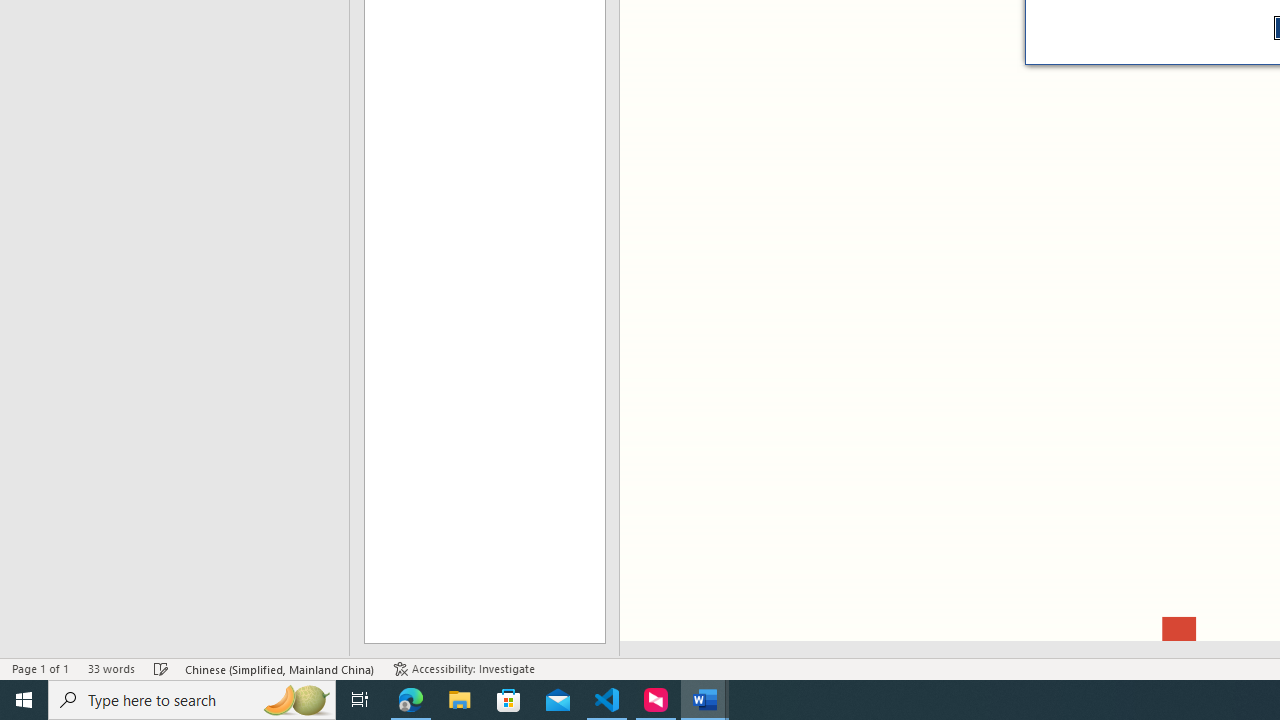 The width and height of the screenshot is (1280, 720). I want to click on 'Task View', so click(359, 698).